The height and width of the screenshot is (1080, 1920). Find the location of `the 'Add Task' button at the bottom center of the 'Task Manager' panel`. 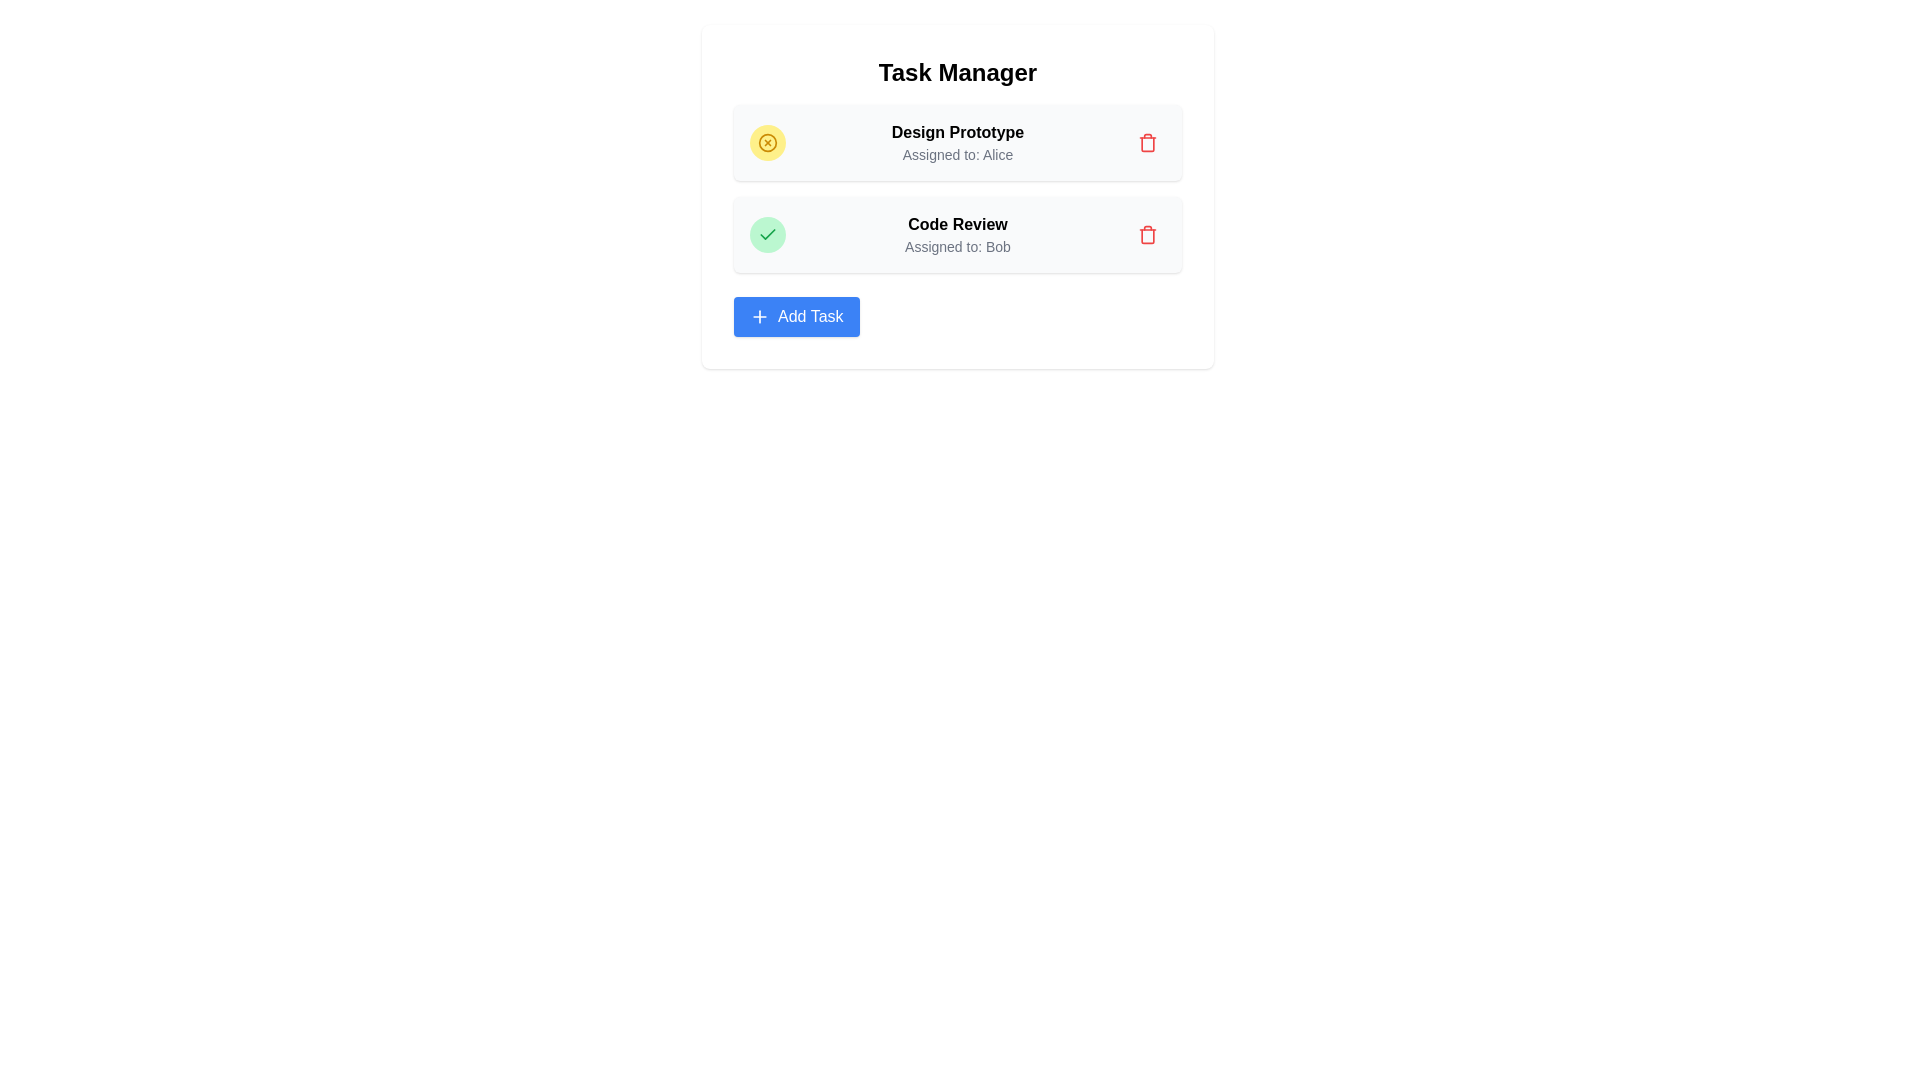

the 'Add Task' button at the bottom center of the 'Task Manager' panel is located at coordinates (795, 315).